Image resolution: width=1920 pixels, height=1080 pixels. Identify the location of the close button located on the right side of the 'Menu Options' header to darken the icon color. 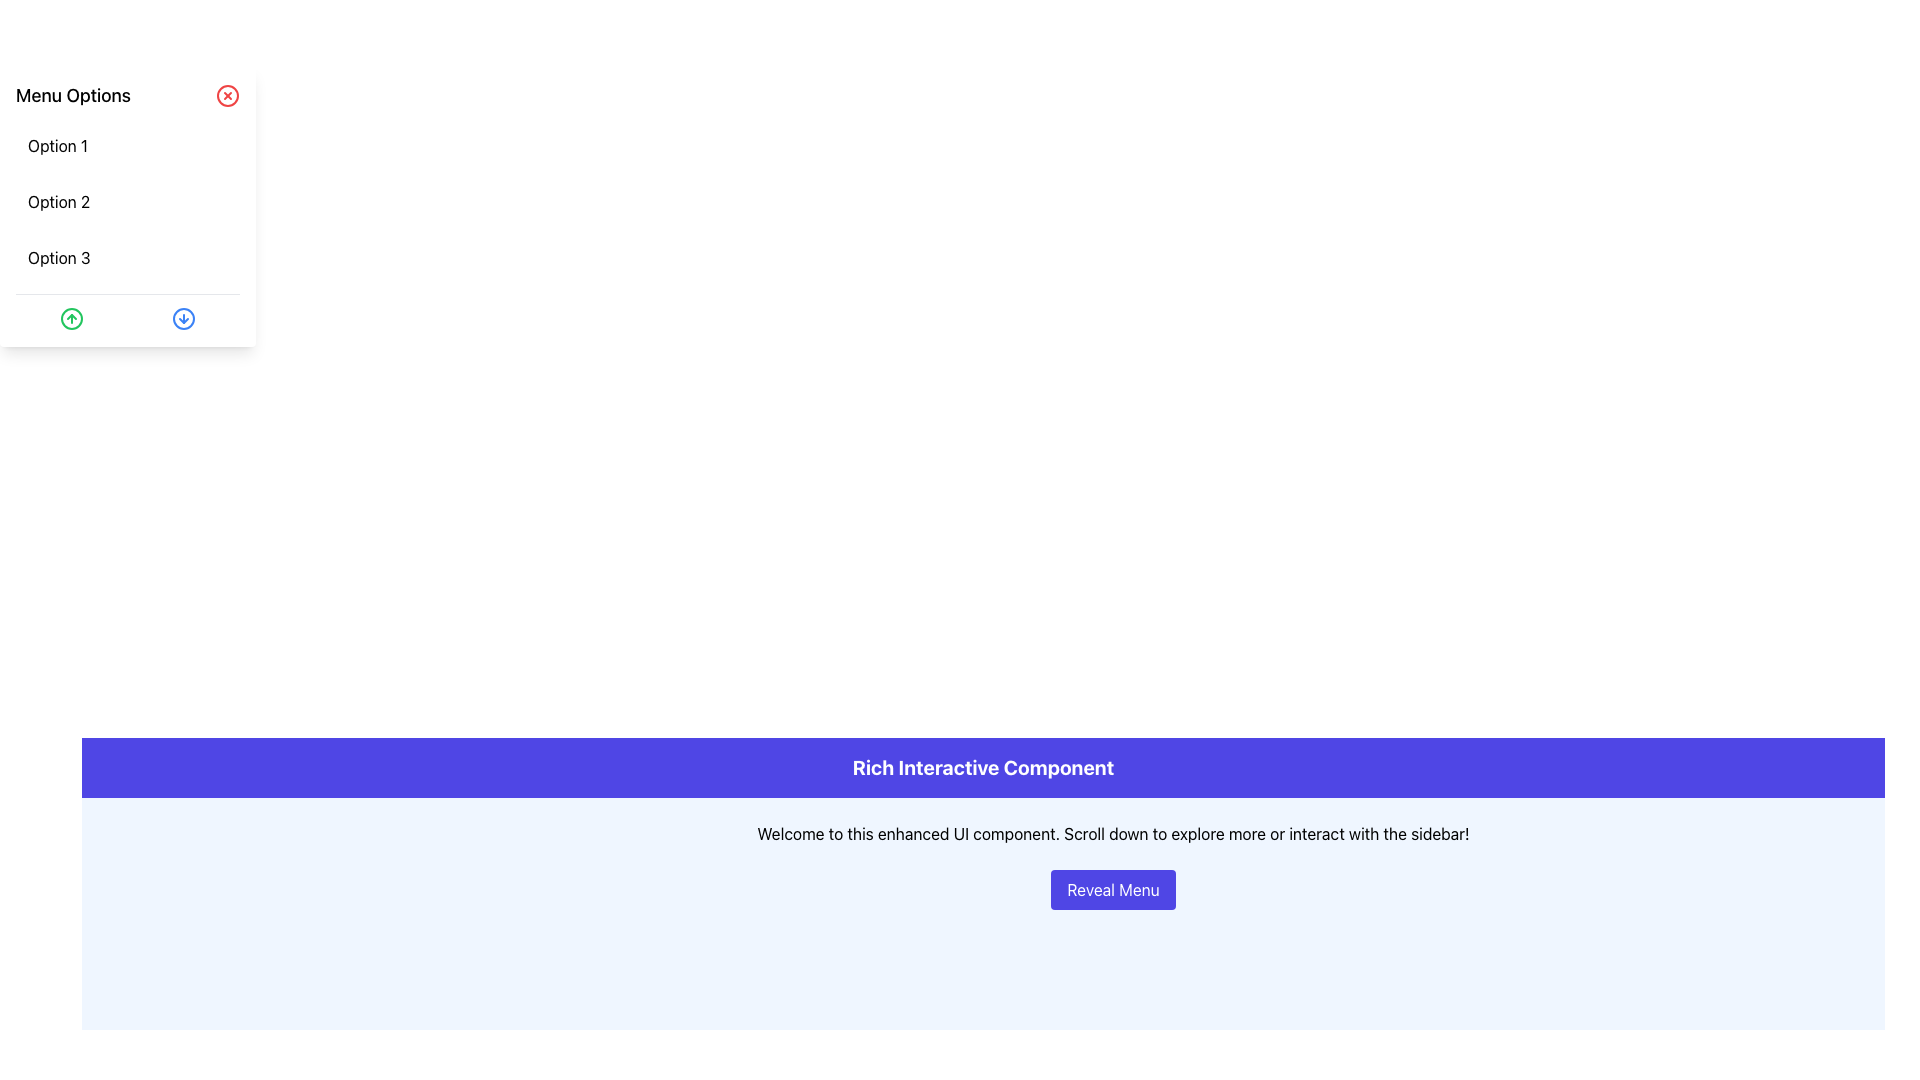
(227, 96).